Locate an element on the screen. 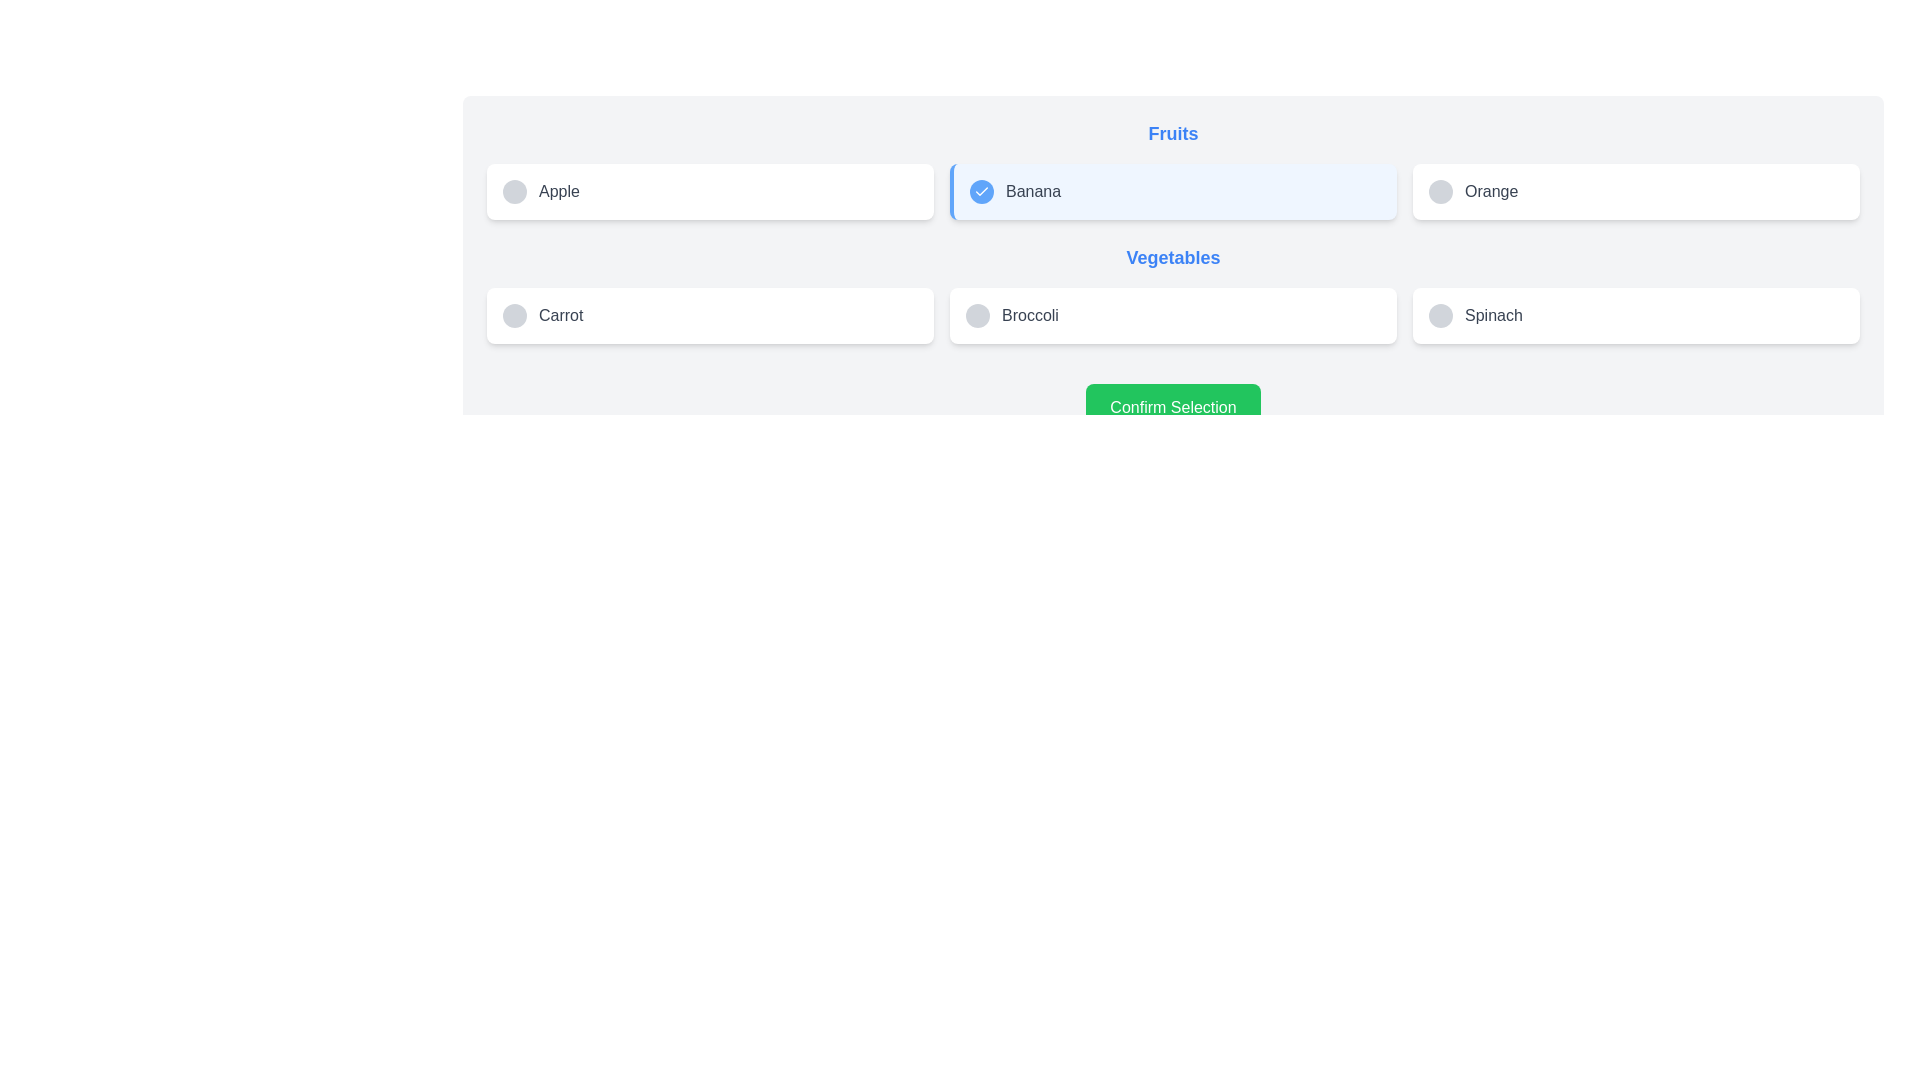 This screenshot has width=1920, height=1080. the selectable option labeled 'Apple' located in the first row and first column of the grid is located at coordinates (710, 192).